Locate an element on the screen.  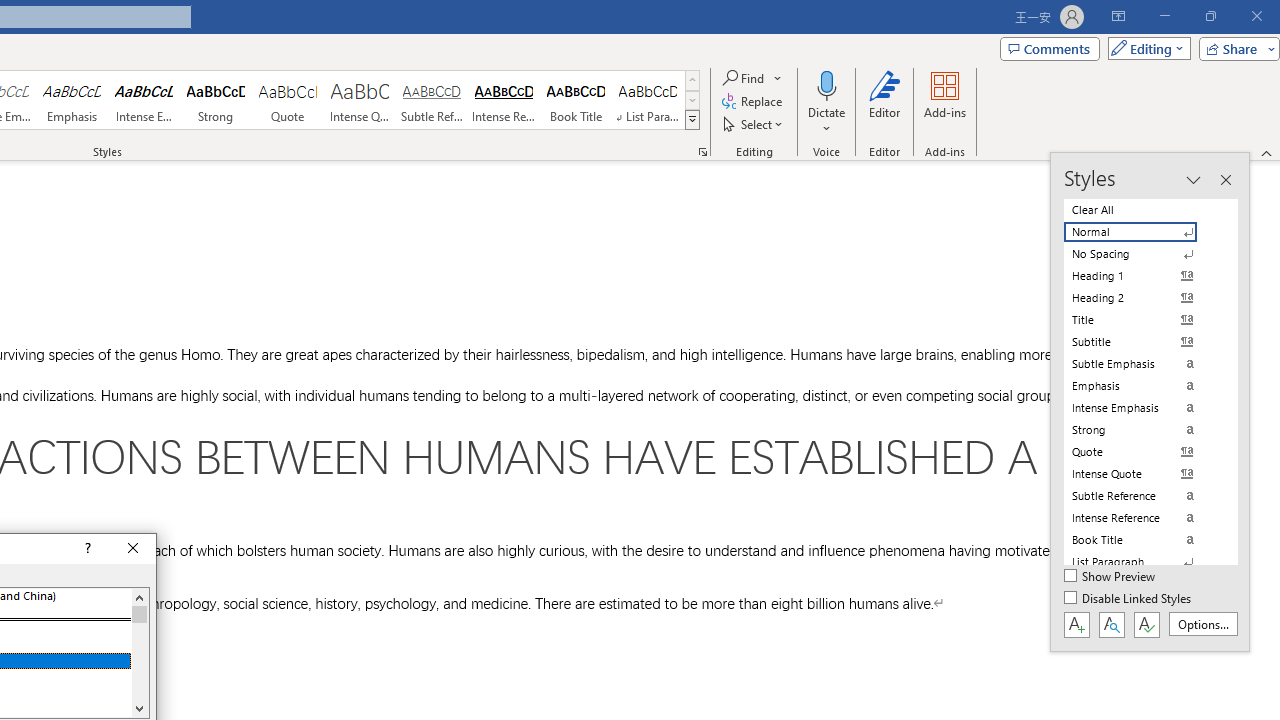
'Row up' is located at coordinates (692, 79).